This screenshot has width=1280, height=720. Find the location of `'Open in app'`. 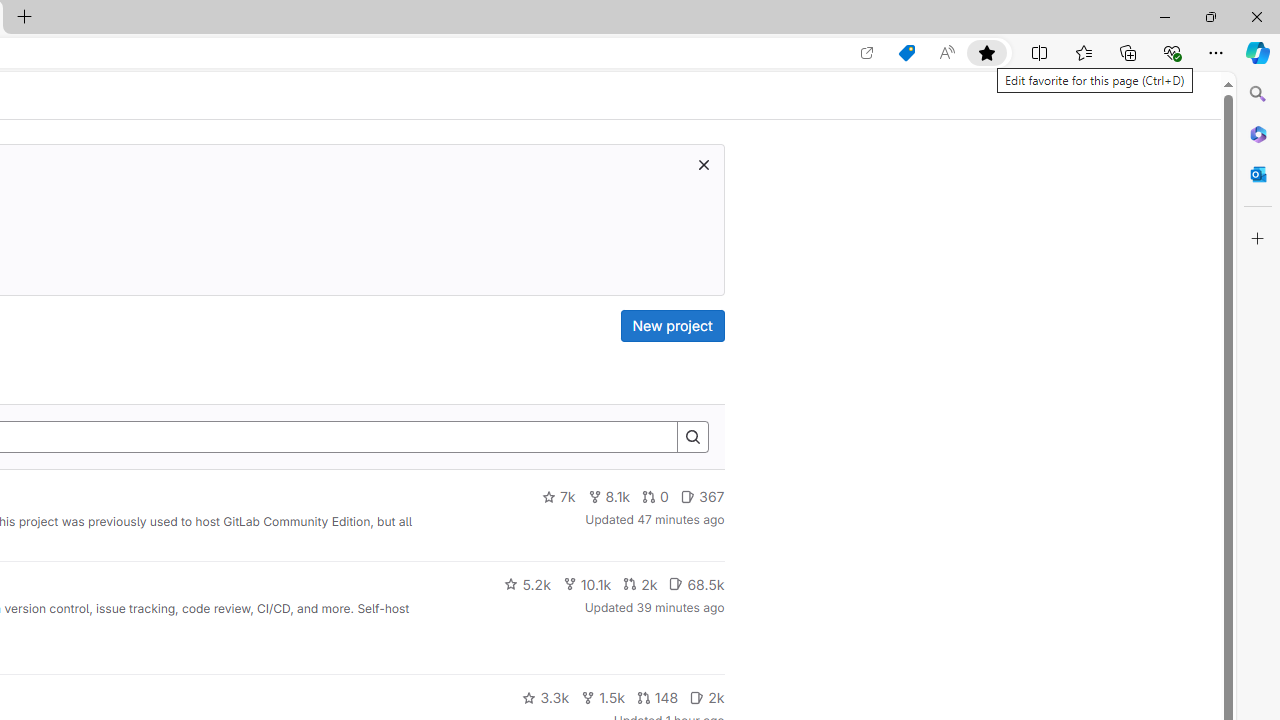

'Open in app' is located at coordinates (867, 52).